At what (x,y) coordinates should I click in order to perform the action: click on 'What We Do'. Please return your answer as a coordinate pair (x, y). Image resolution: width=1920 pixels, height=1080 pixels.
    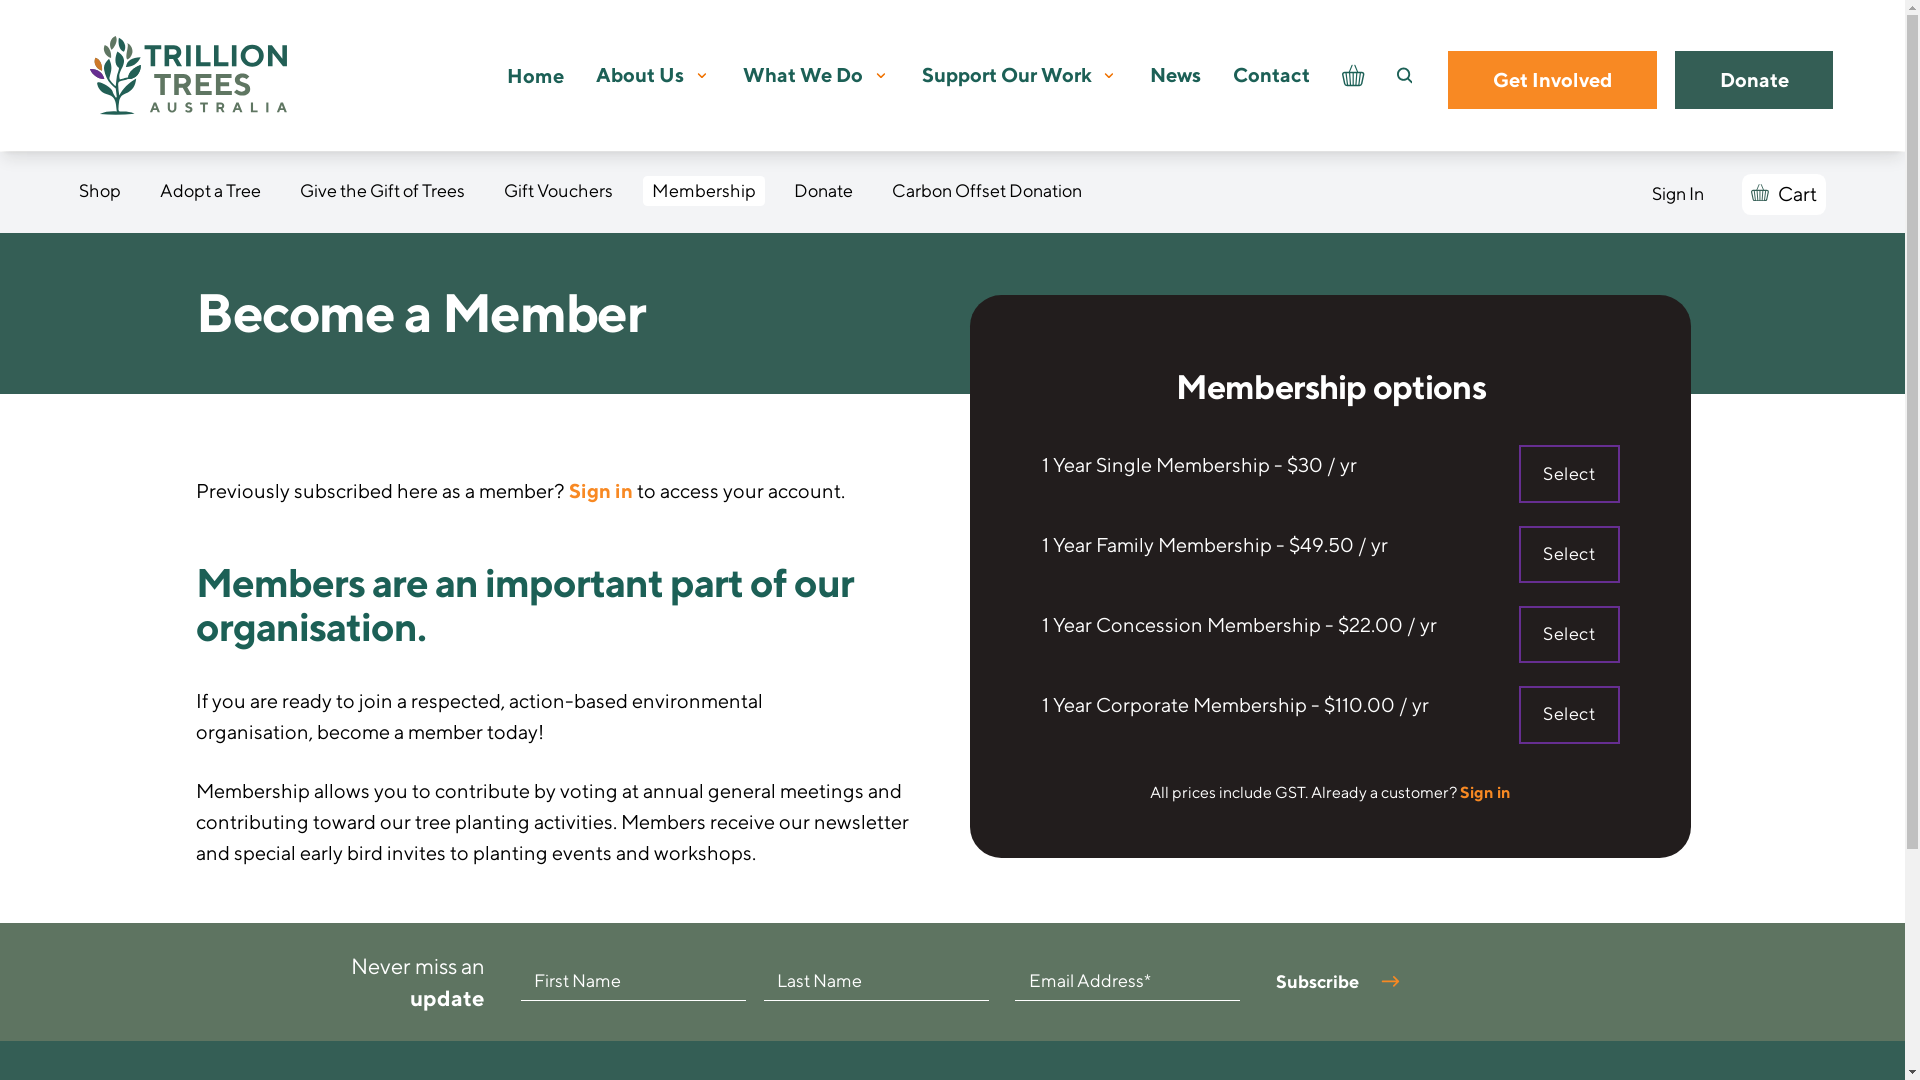
    Looking at the image, I should click on (802, 74).